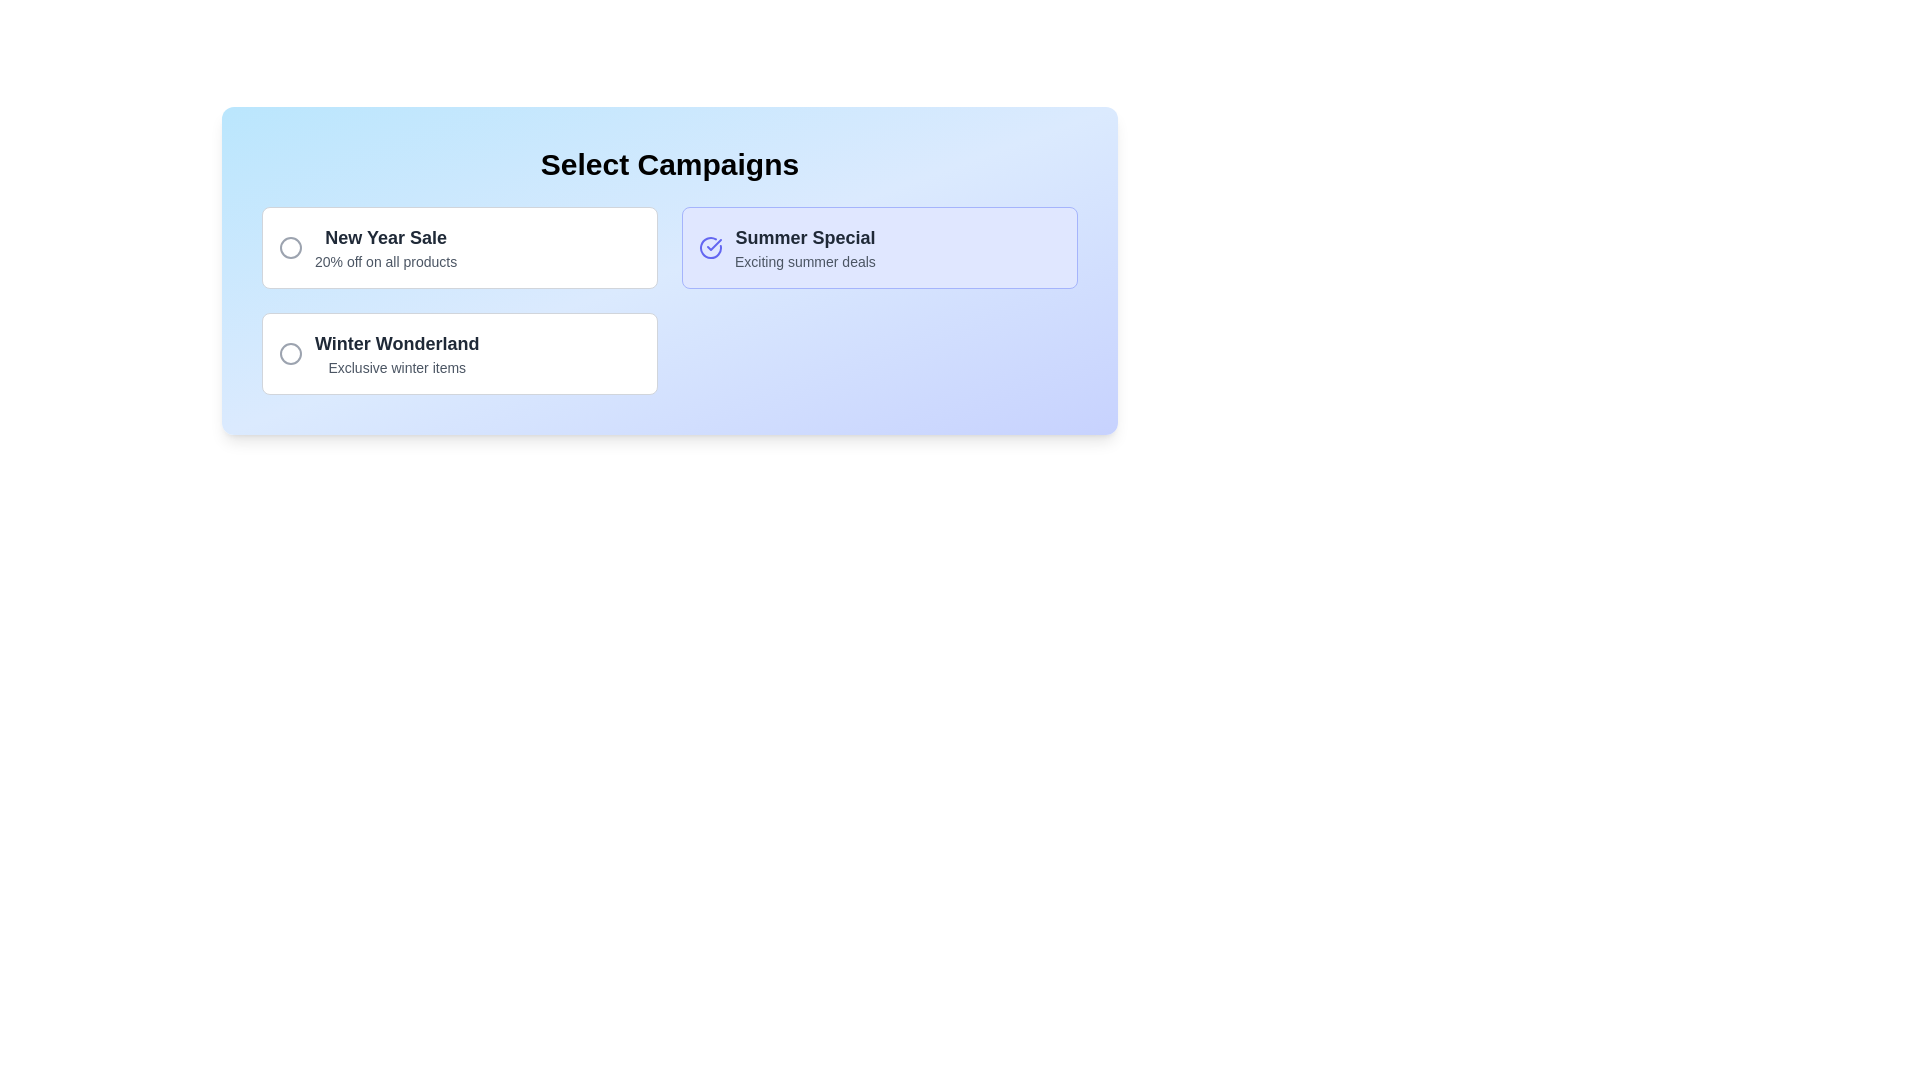  Describe the element at coordinates (805, 246) in the screenshot. I see `the text block within the selectable card labeled 'Summer Special', which displays 'Summer Special' in a large, bold font and 'Exciting summer deals' in a smaller font, both centrally aligned within a light indigo background` at that location.